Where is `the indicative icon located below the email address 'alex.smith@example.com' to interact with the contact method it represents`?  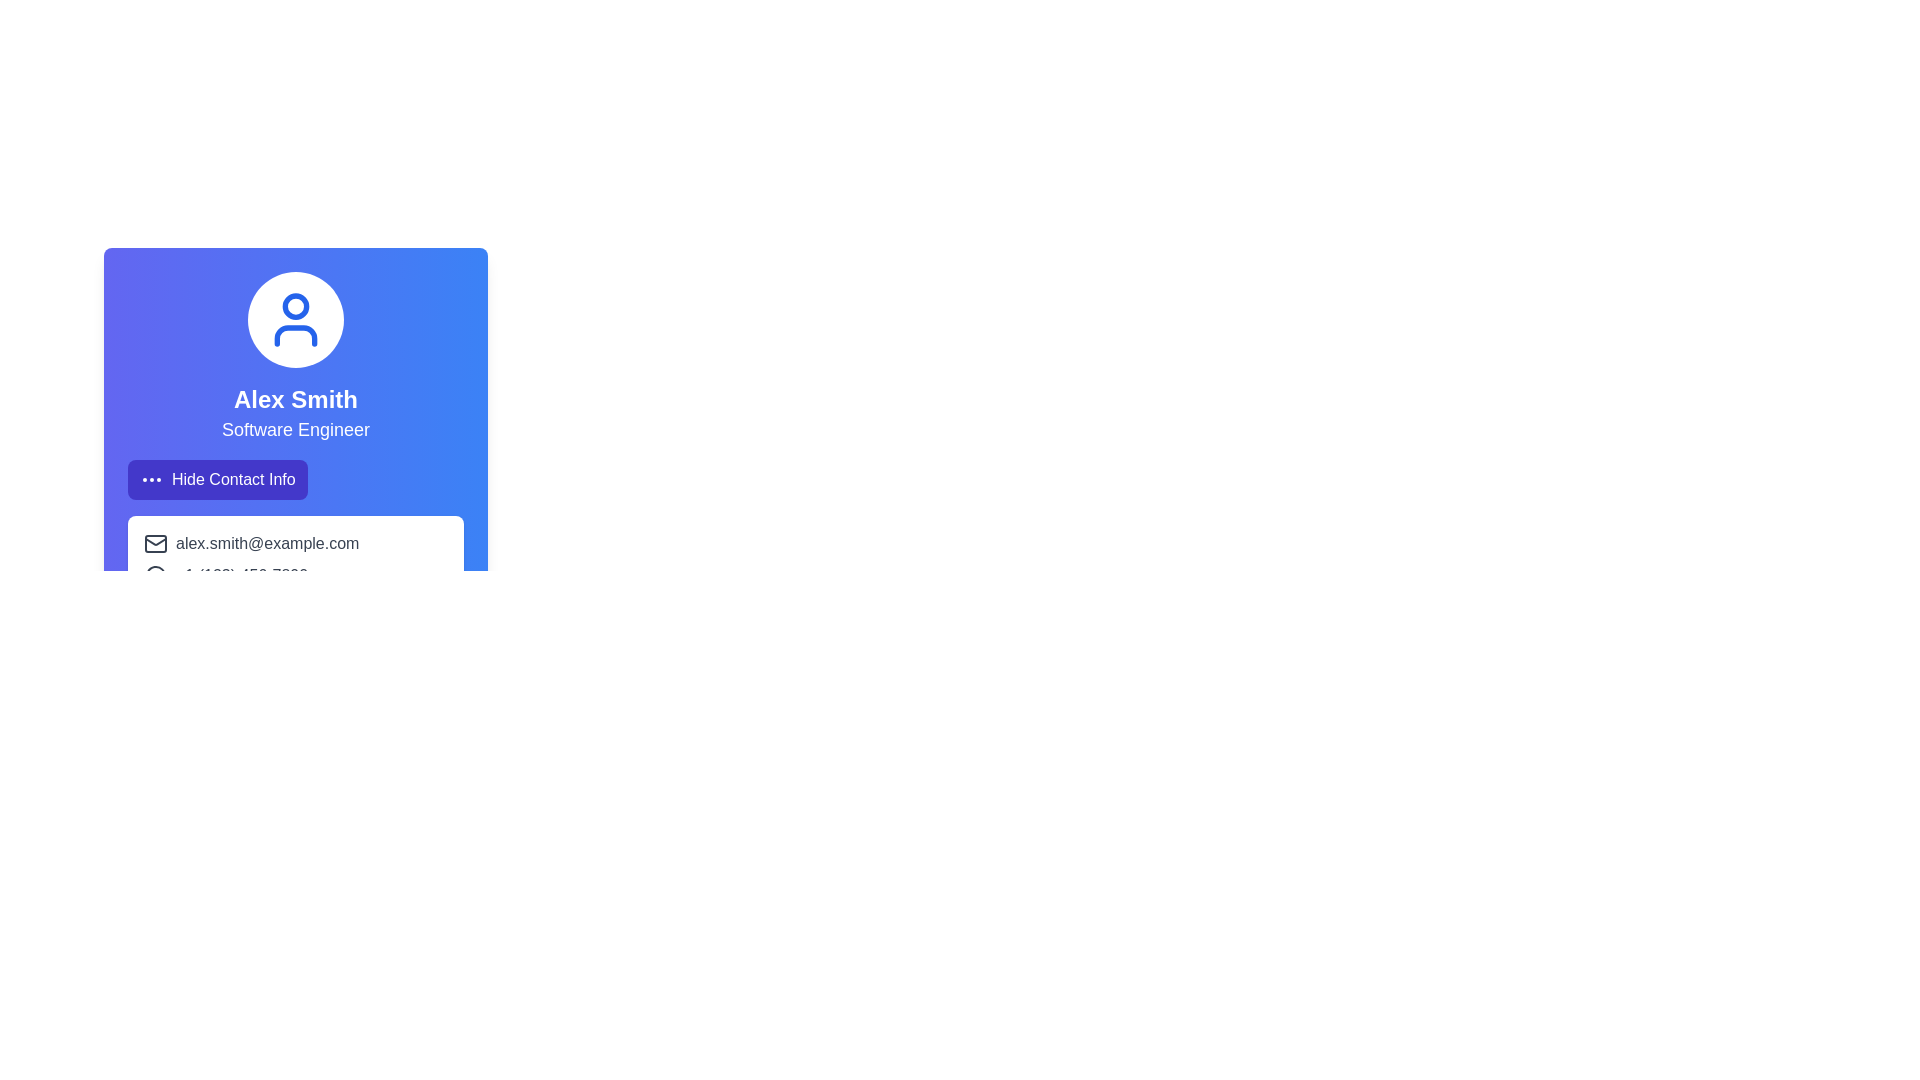 the indicative icon located below the email address 'alex.smith@example.com' to interact with the contact method it represents is located at coordinates (154, 576).